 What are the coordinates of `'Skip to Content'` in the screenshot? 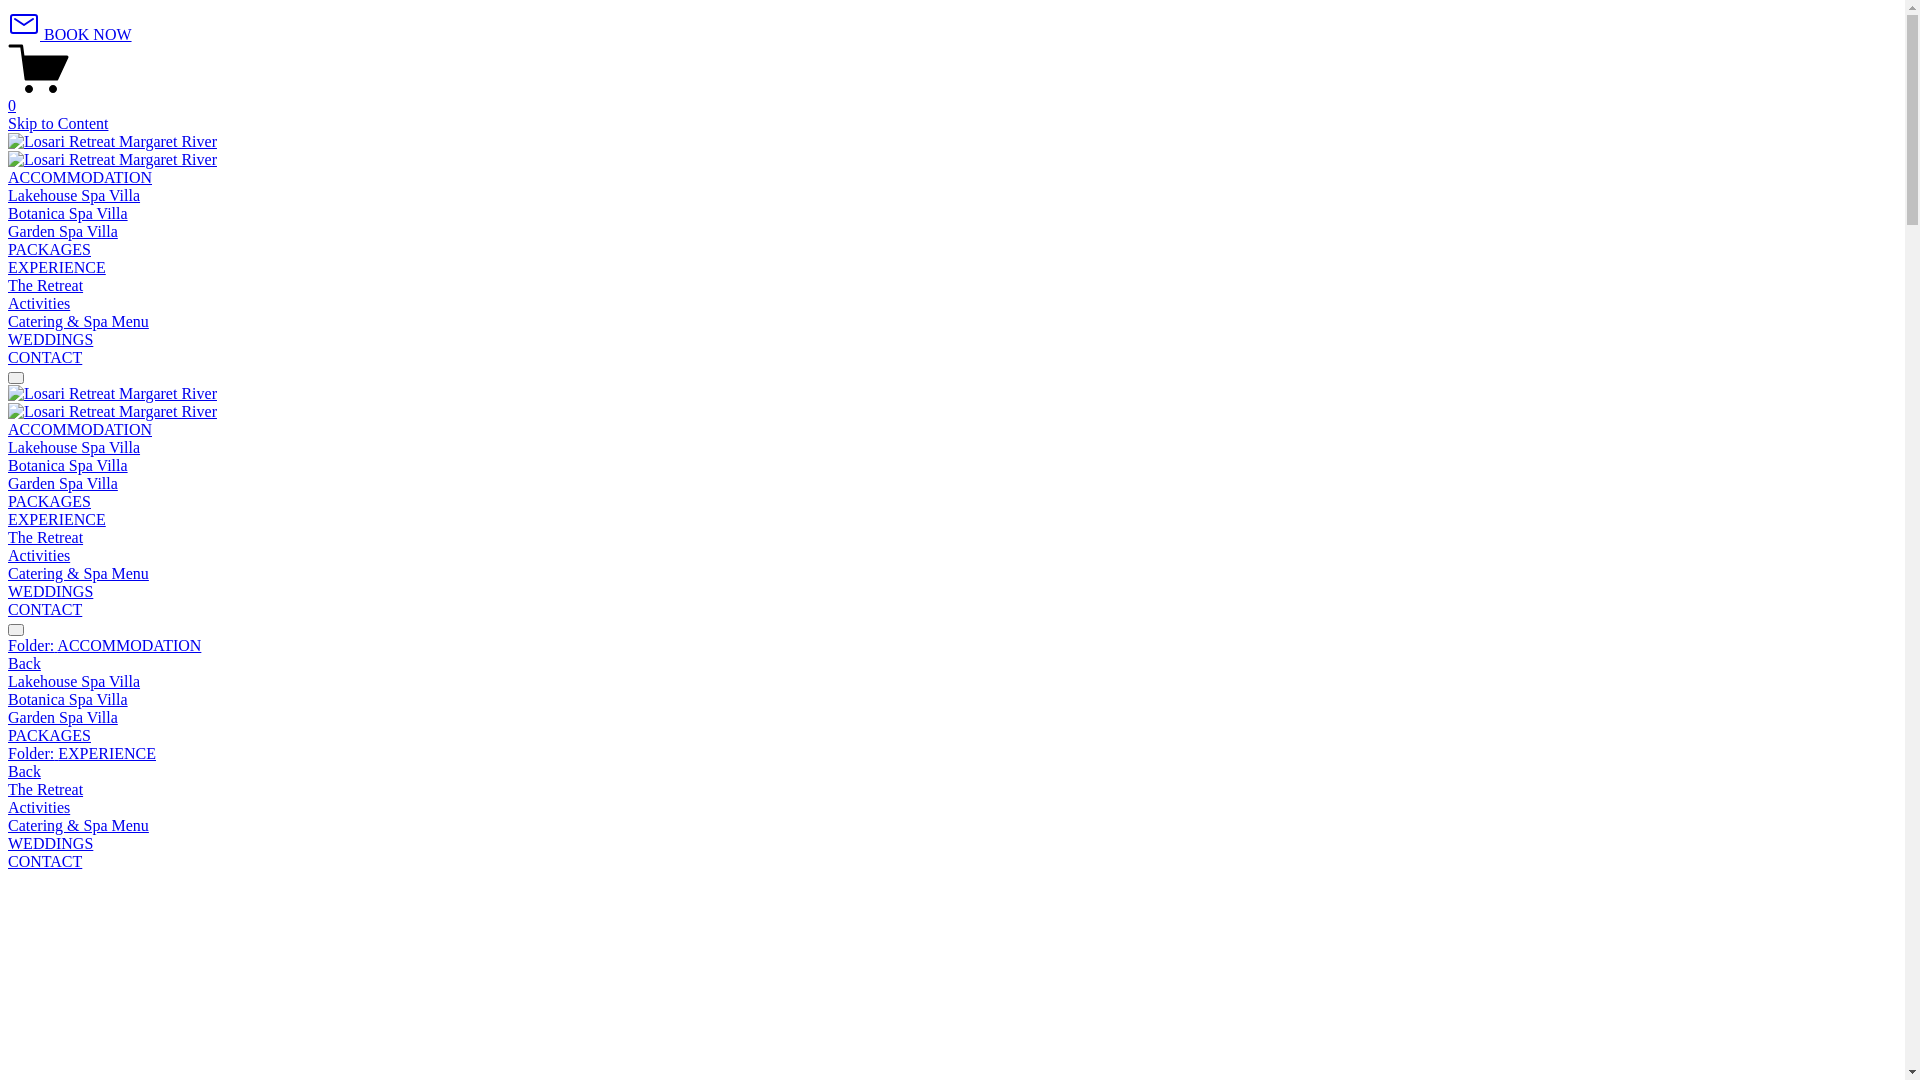 It's located at (8, 123).